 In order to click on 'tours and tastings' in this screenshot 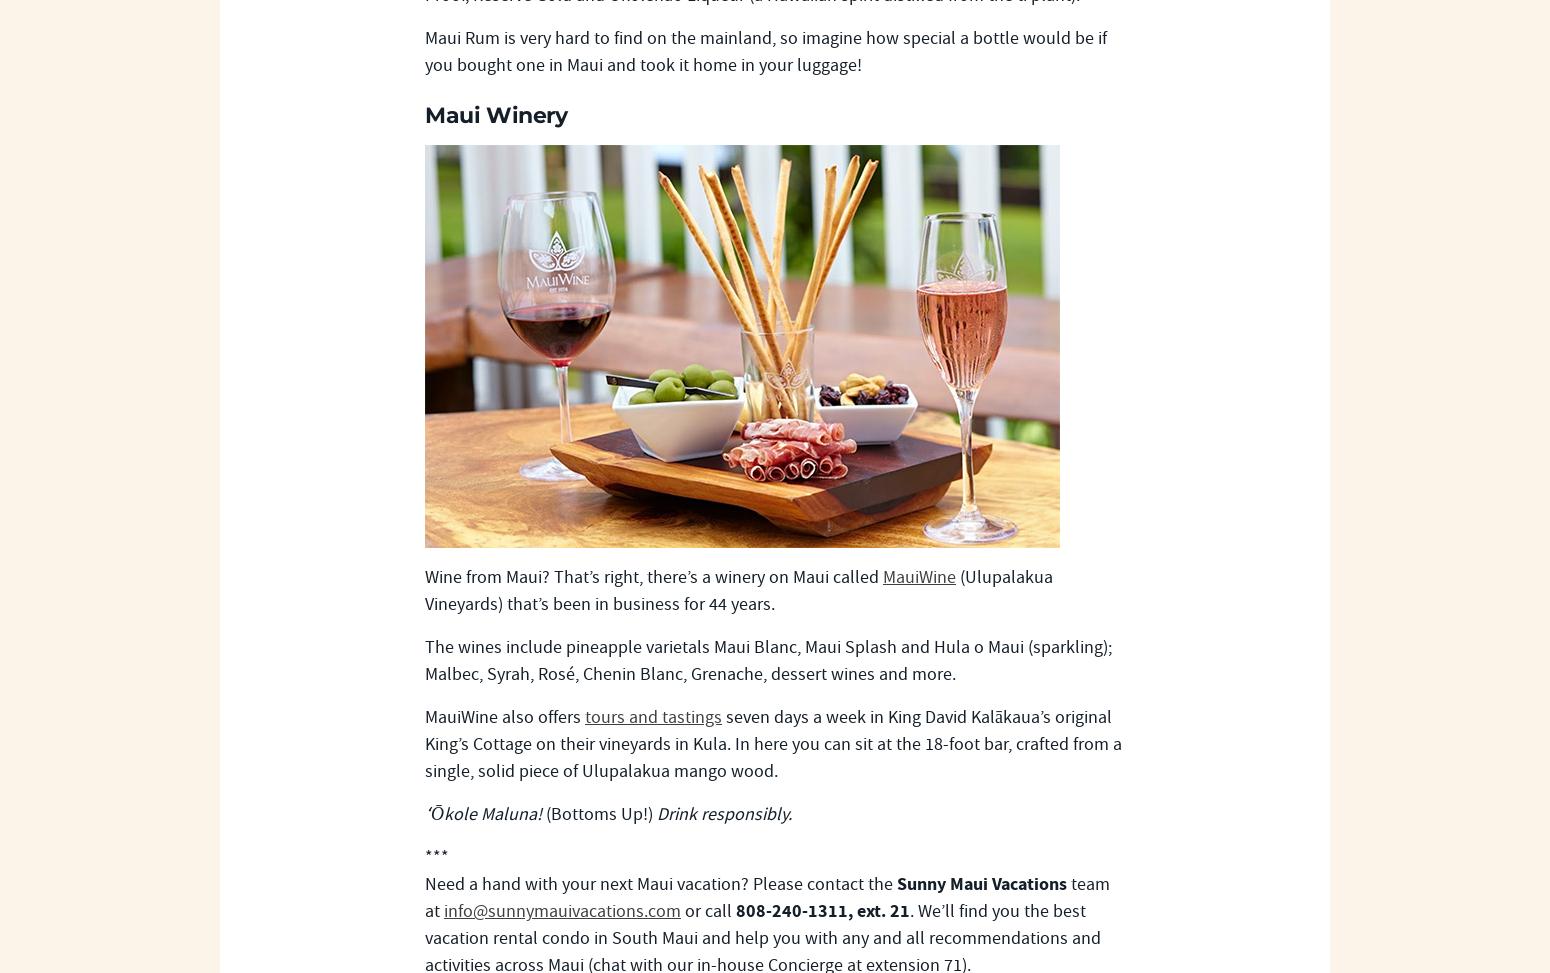, I will do `click(652, 717)`.